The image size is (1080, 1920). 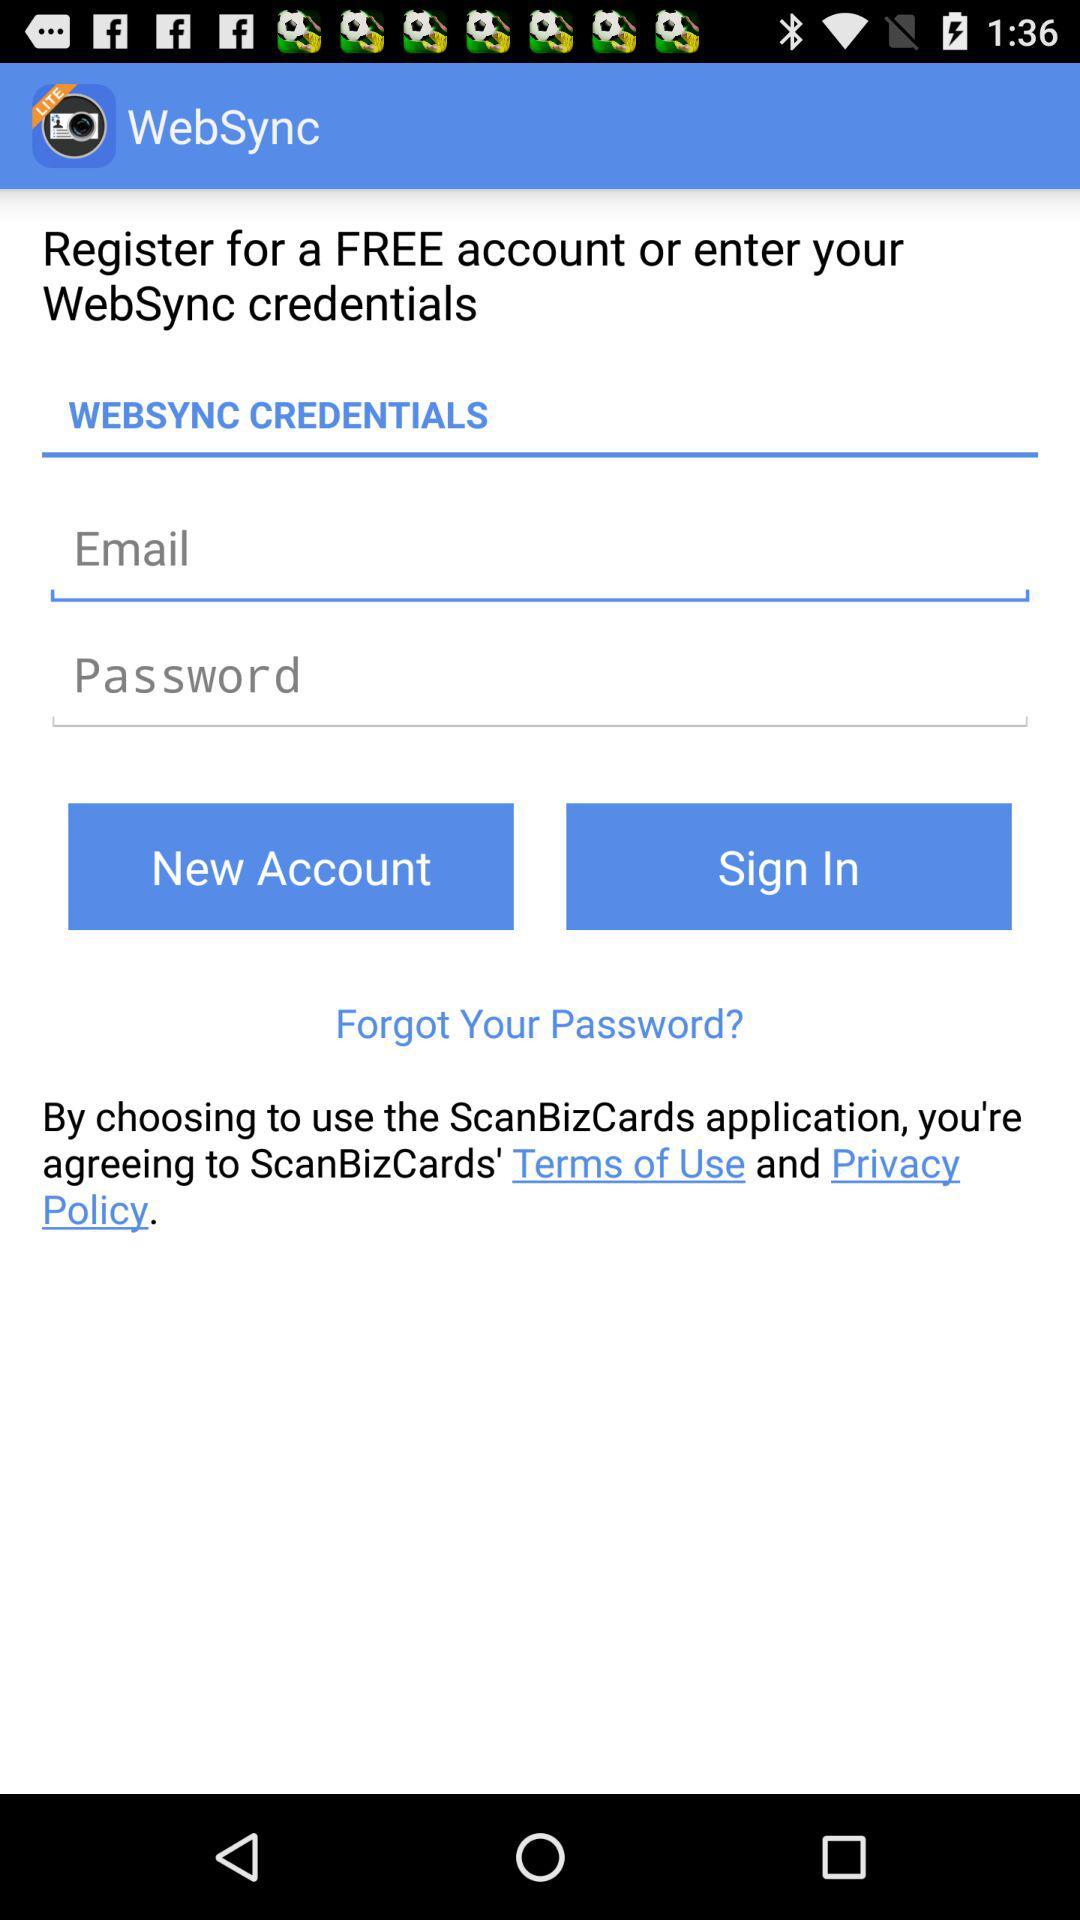 What do you see at coordinates (540, 673) in the screenshot?
I see `typing box` at bounding box center [540, 673].